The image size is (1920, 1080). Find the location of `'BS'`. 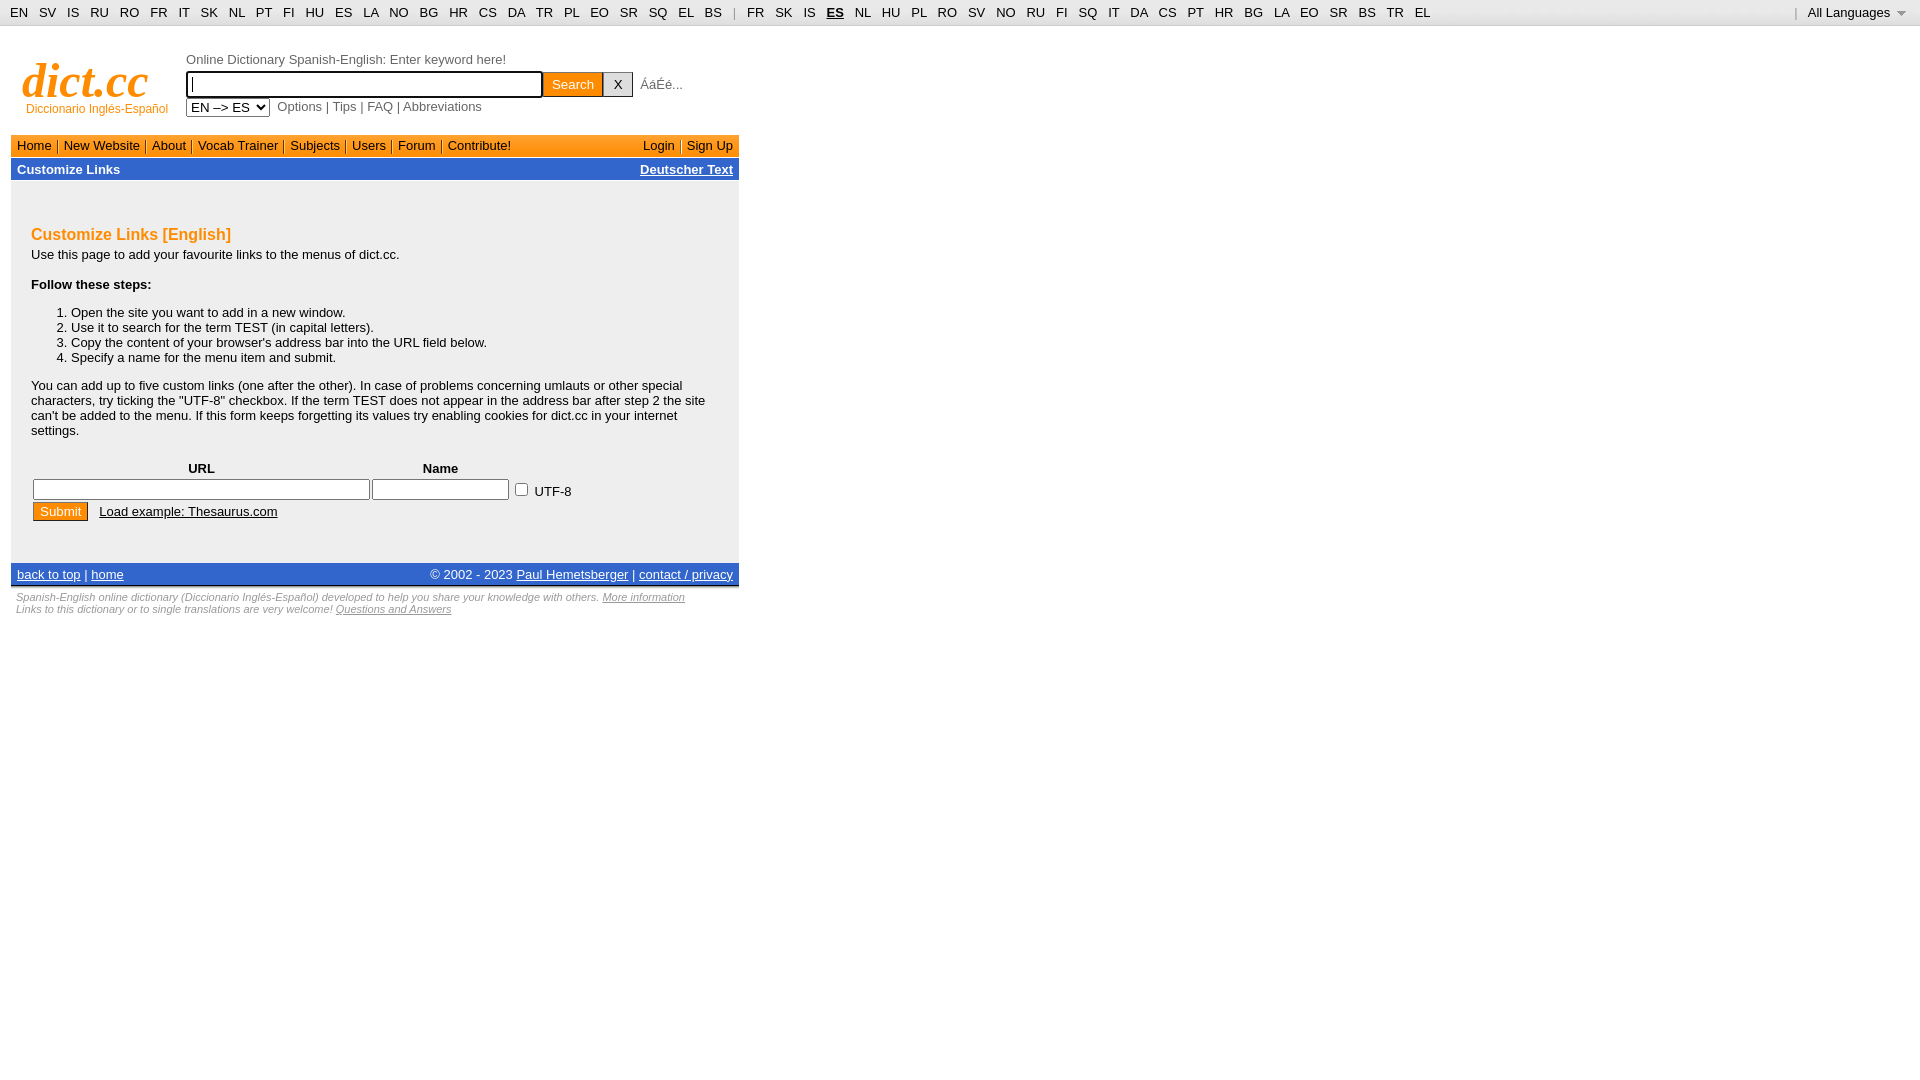

'BS' is located at coordinates (713, 12).